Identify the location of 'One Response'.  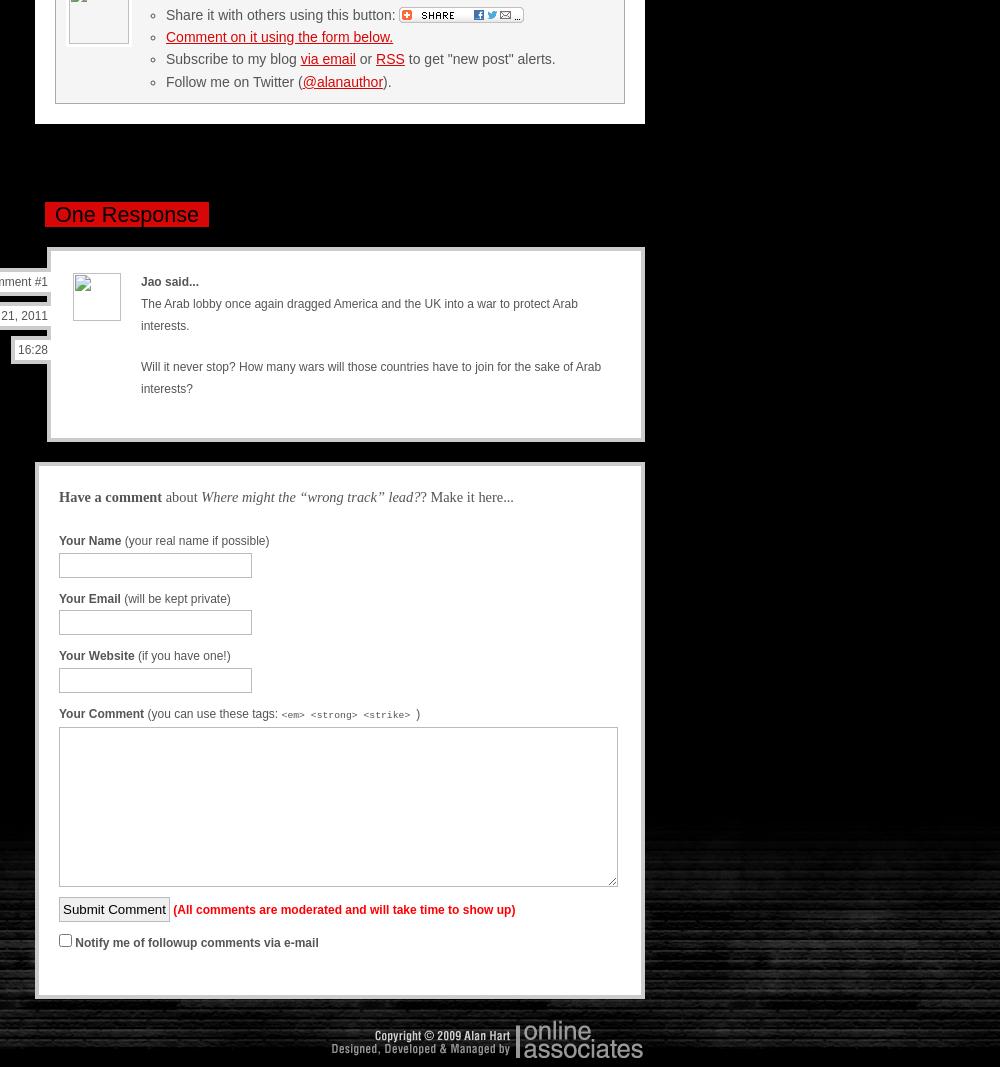
(55, 214).